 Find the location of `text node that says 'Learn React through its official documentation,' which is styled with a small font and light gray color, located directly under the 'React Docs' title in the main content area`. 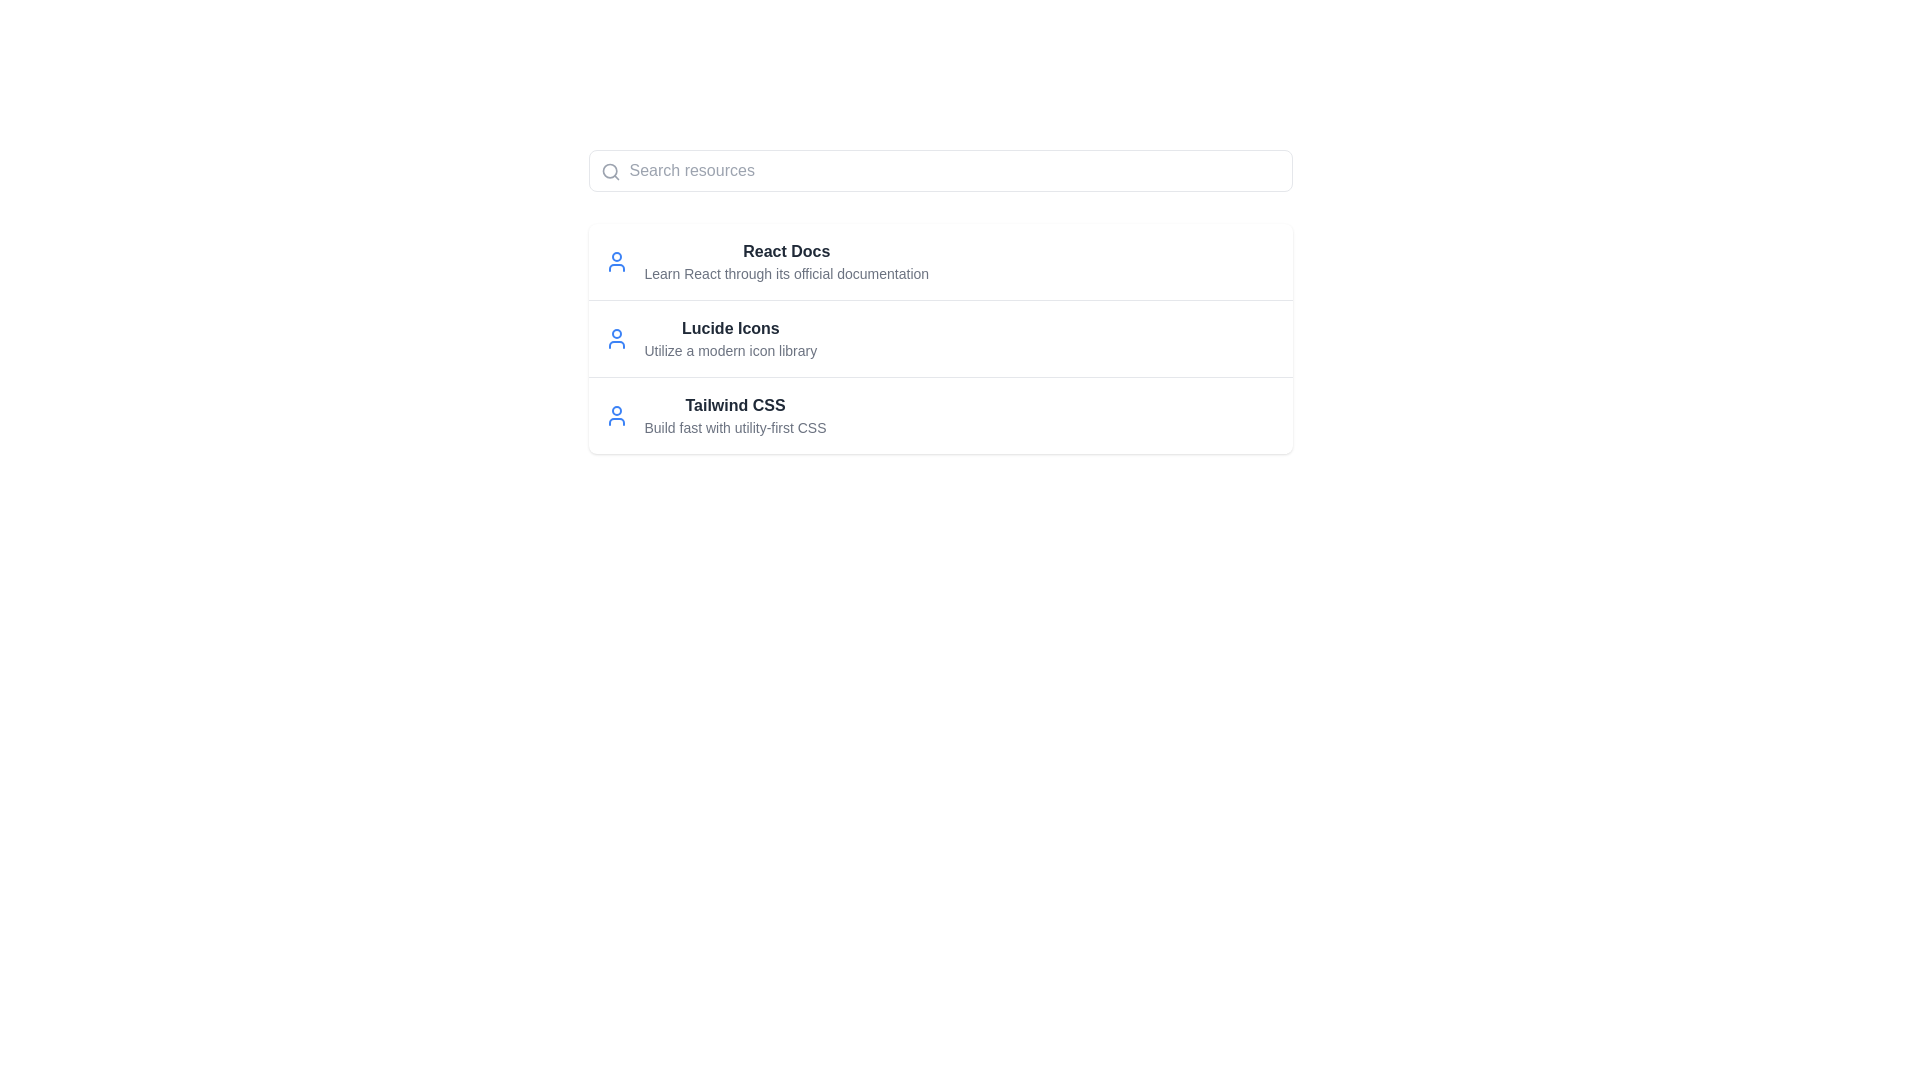

text node that says 'Learn React through its official documentation,' which is styled with a small font and light gray color, located directly under the 'React Docs' title in the main content area is located at coordinates (785, 273).